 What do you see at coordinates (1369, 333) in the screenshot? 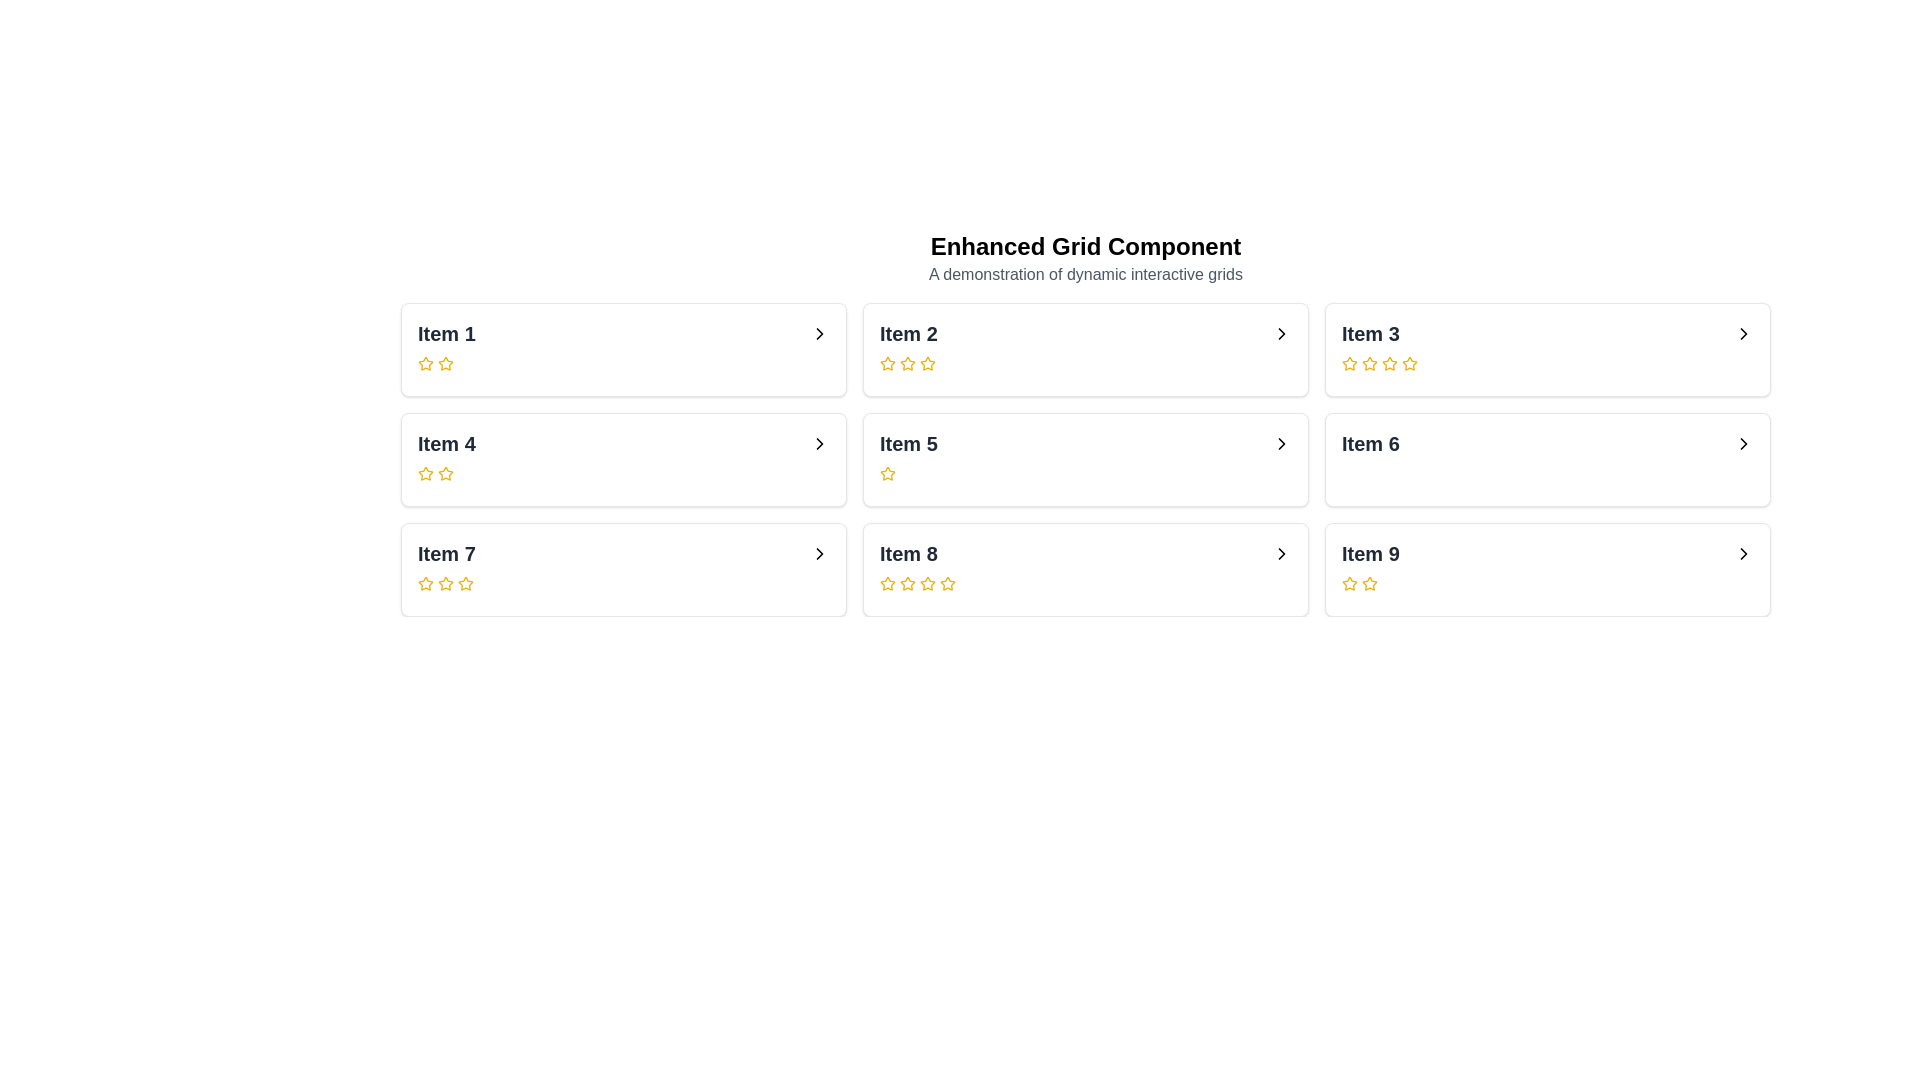
I see `the header label for 'Item 3' located` at bounding box center [1369, 333].